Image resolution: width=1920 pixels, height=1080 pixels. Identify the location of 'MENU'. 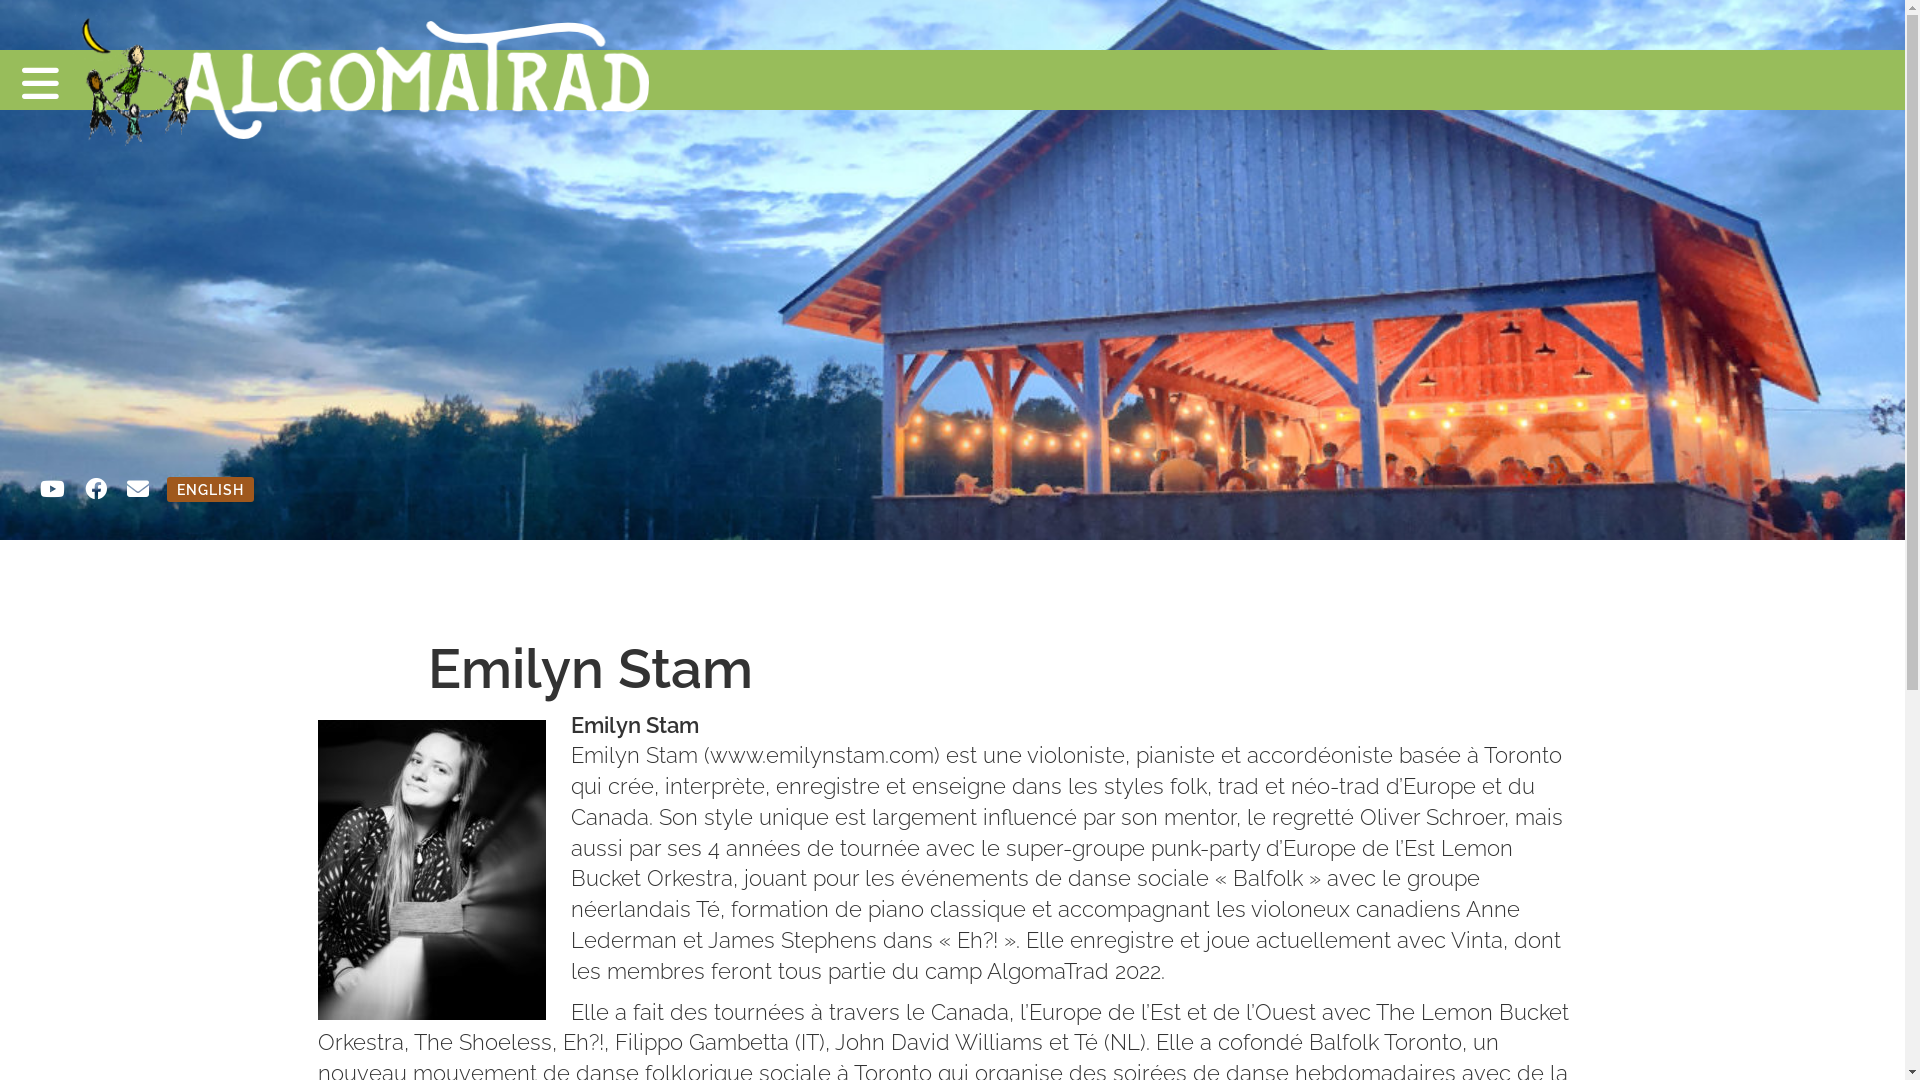
(0, 79).